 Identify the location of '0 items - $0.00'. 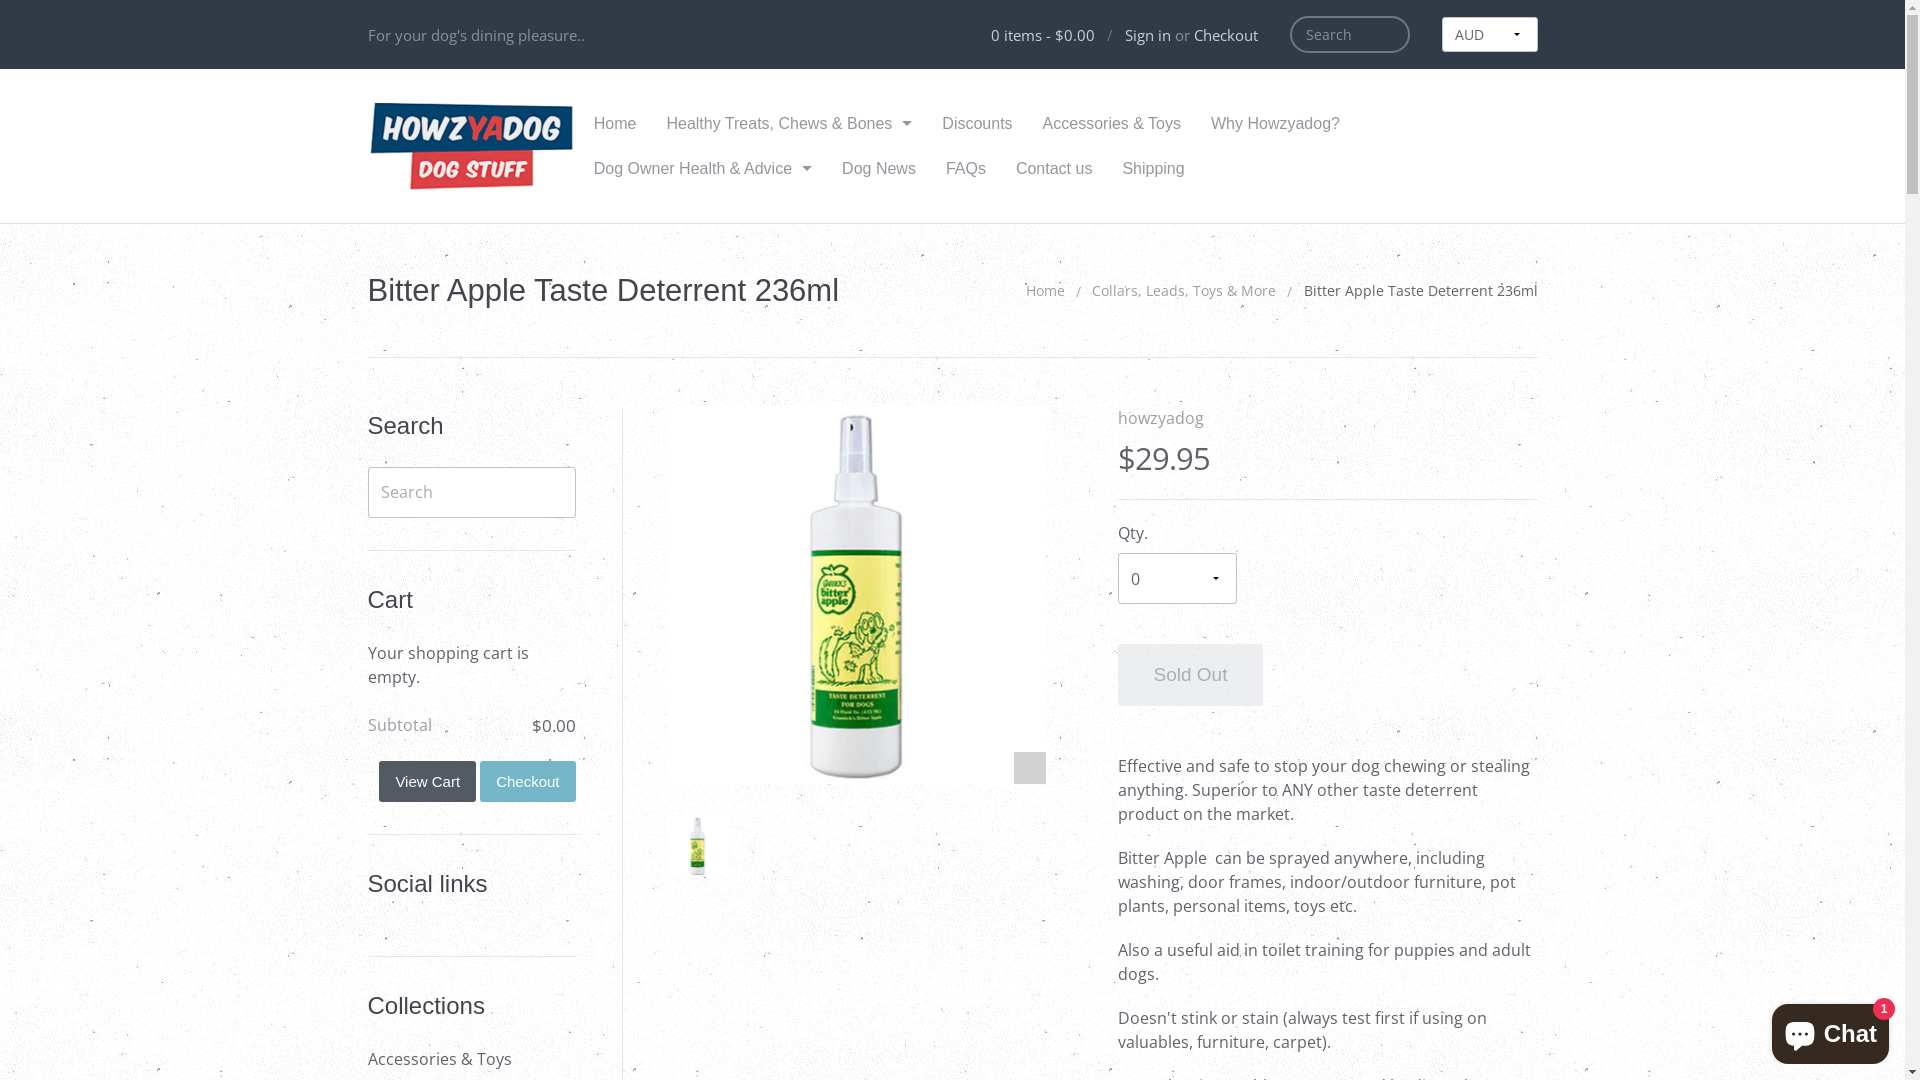
(1040, 34).